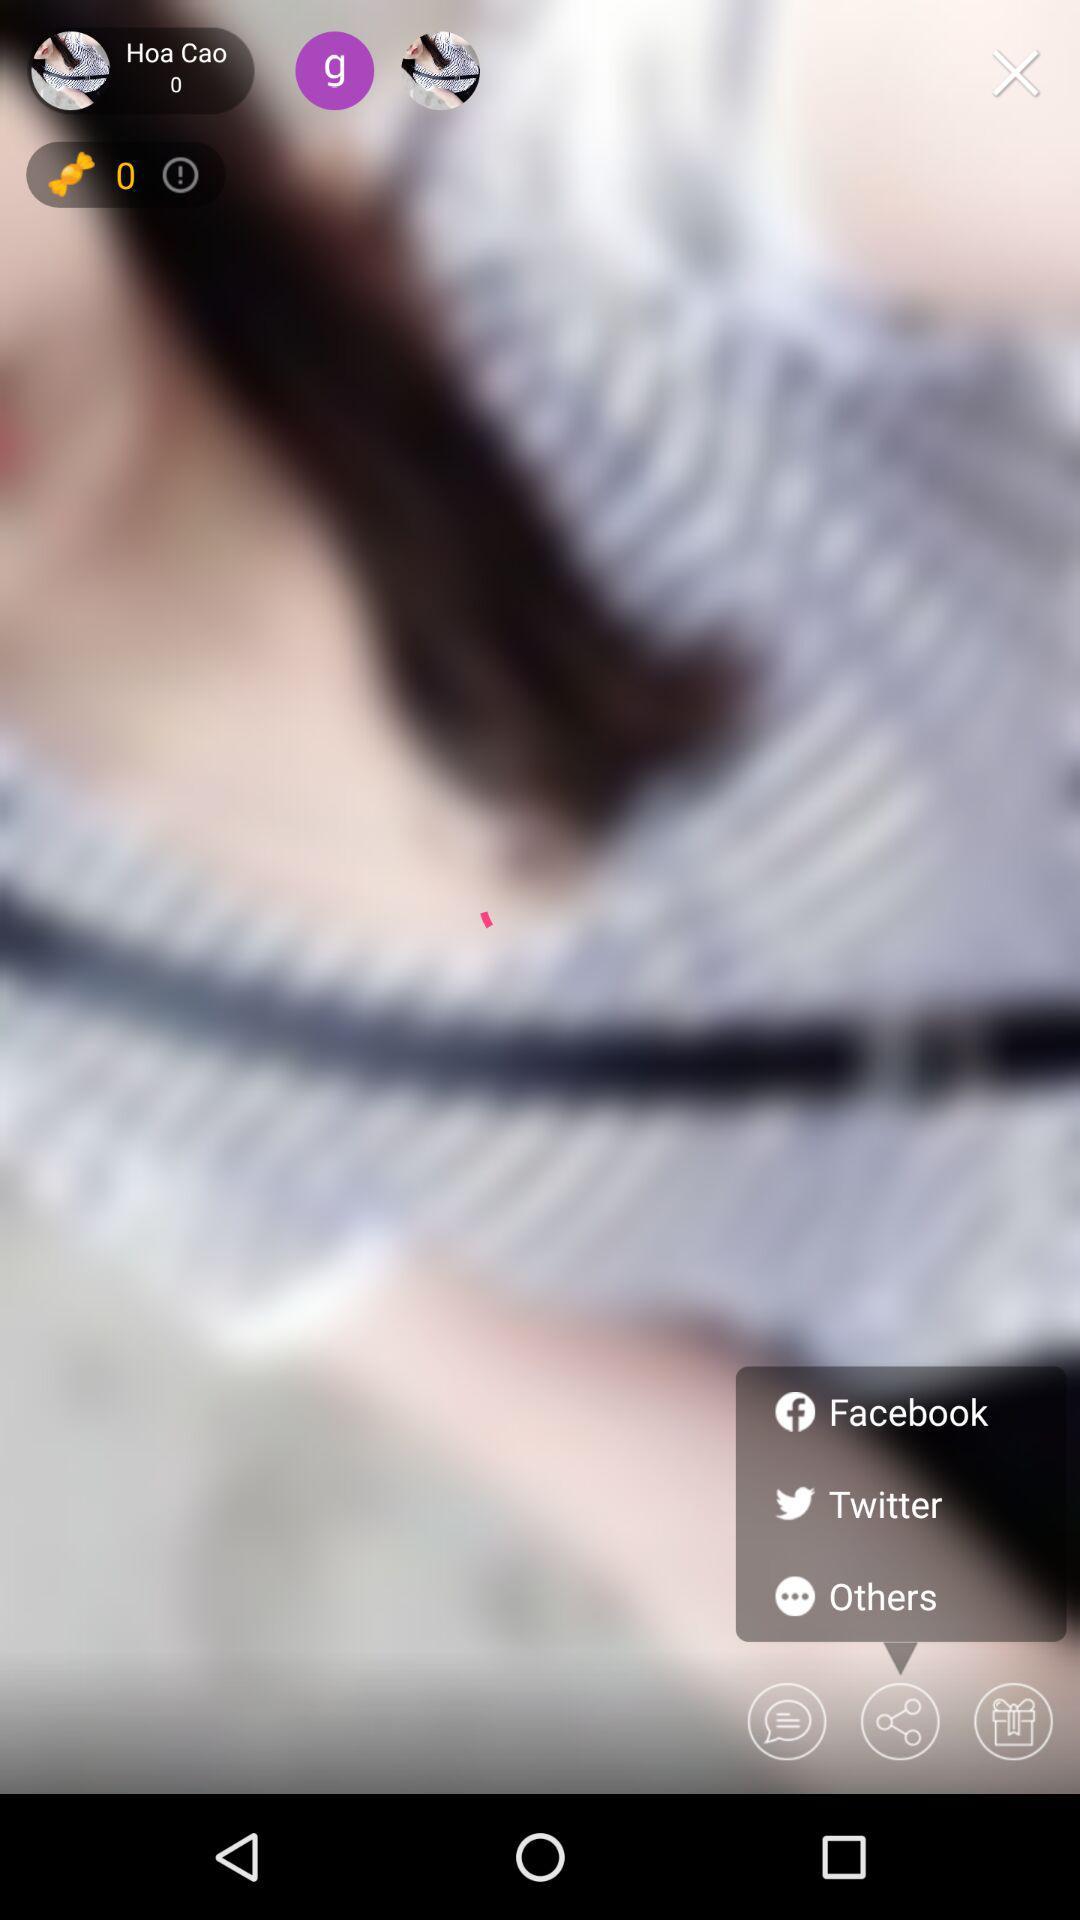 The height and width of the screenshot is (1920, 1080). What do you see at coordinates (785, 1720) in the screenshot?
I see `the chat icon` at bounding box center [785, 1720].